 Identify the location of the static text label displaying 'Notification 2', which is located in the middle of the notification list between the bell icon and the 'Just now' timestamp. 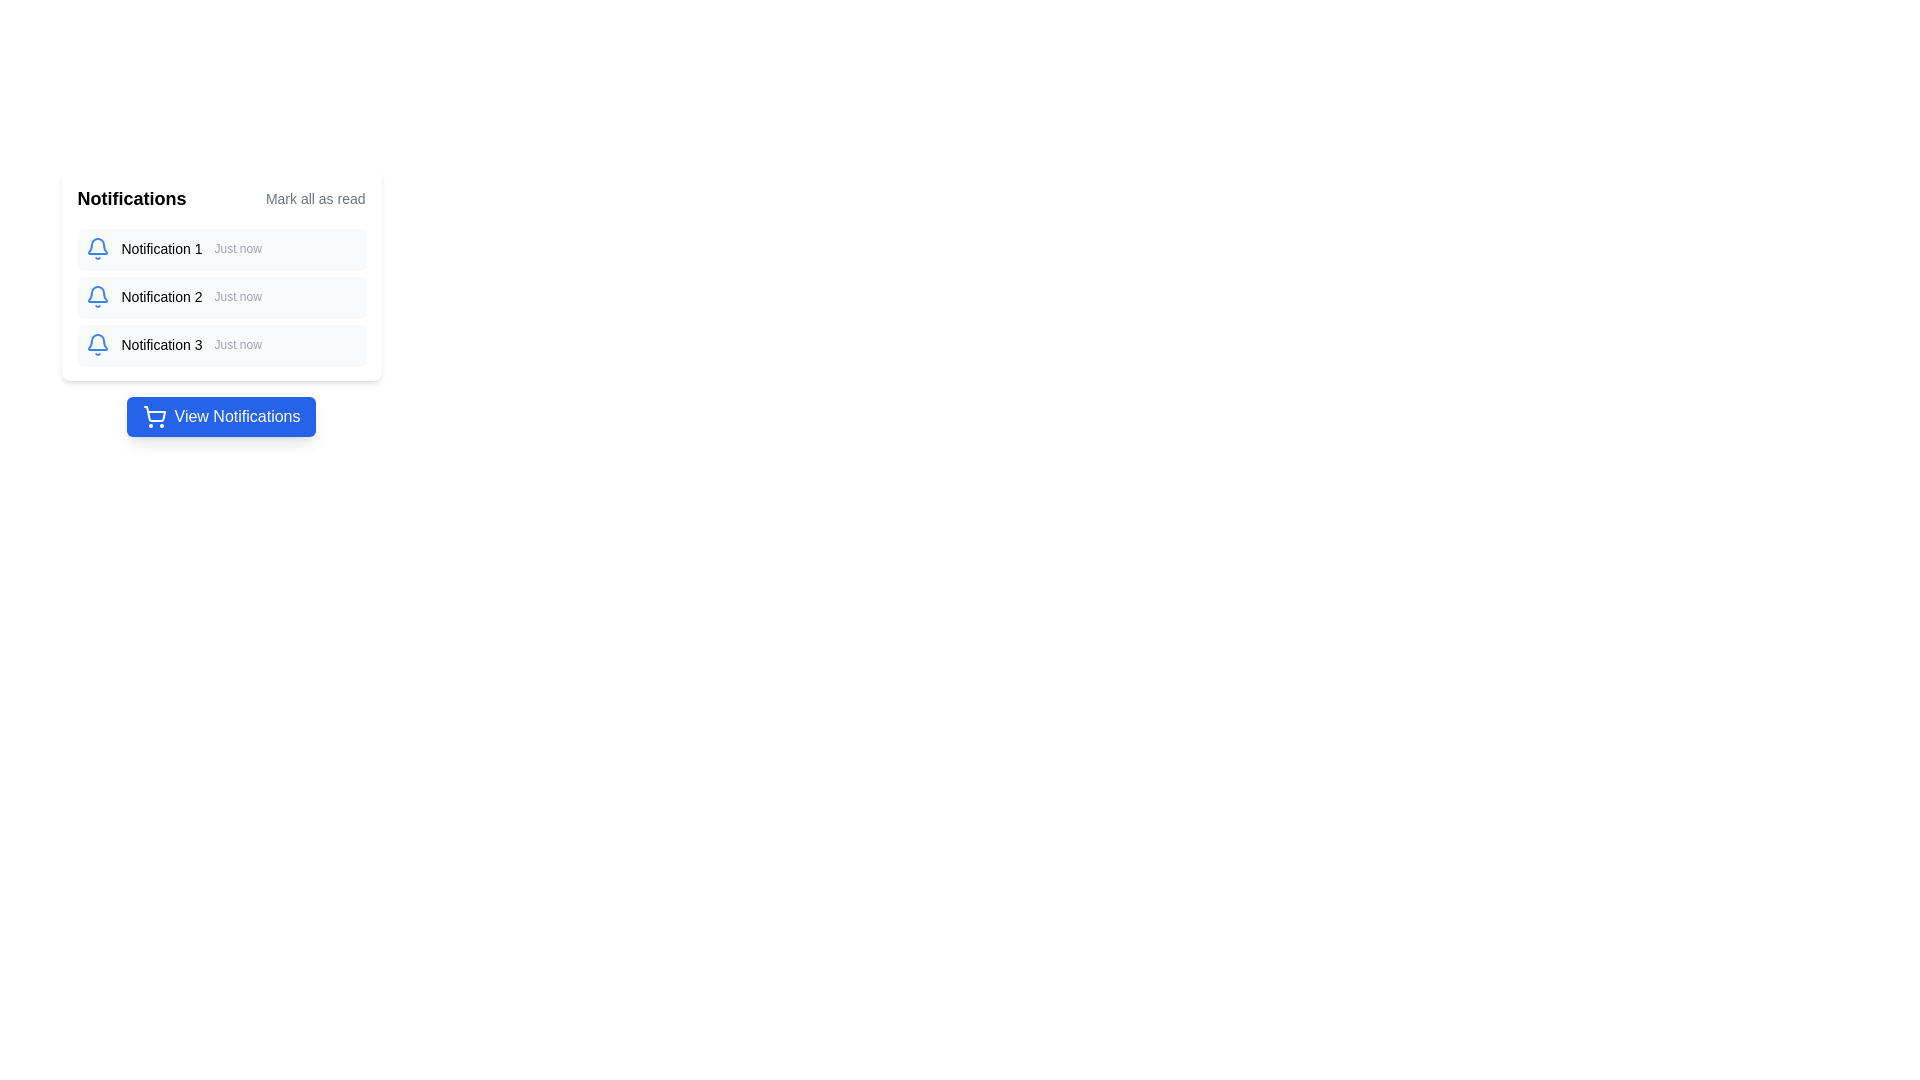
(162, 297).